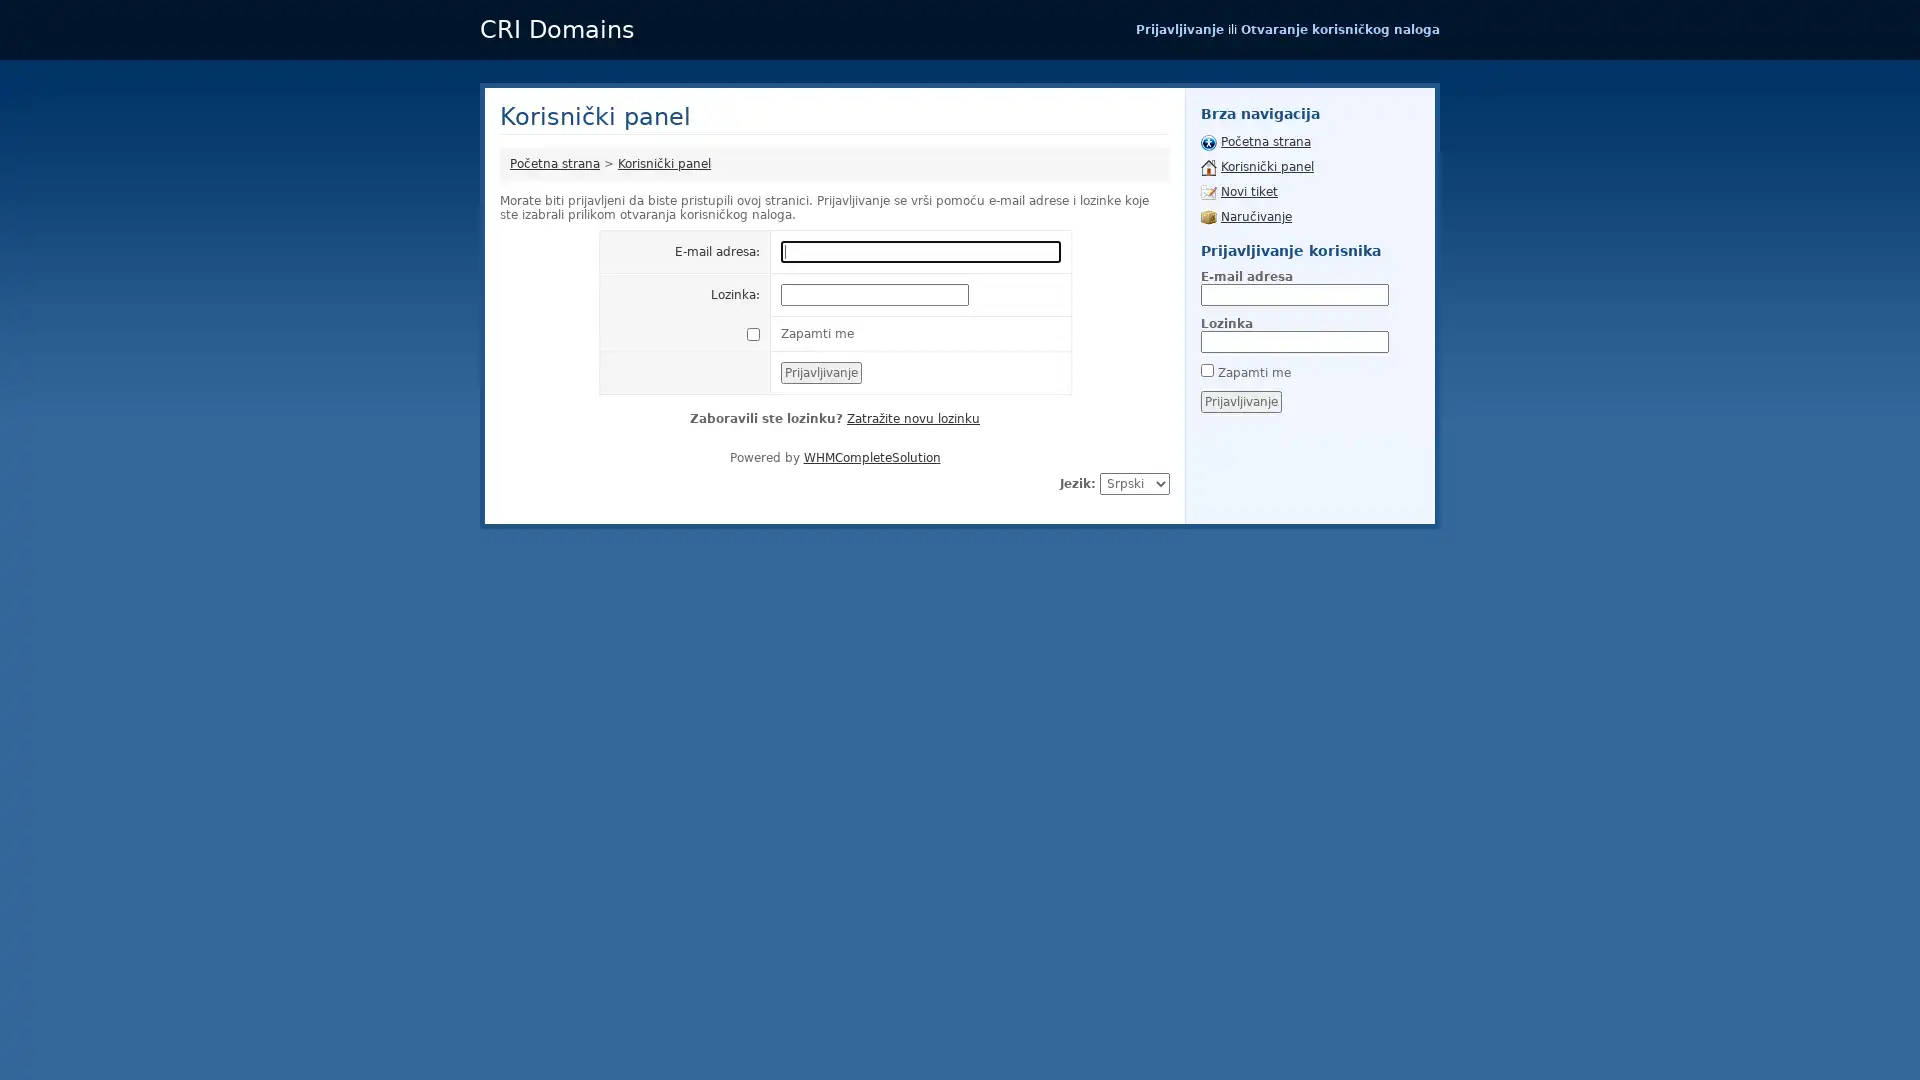  Describe the element at coordinates (820, 373) in the screenshot. I see `Prijavljivanje` at that location.